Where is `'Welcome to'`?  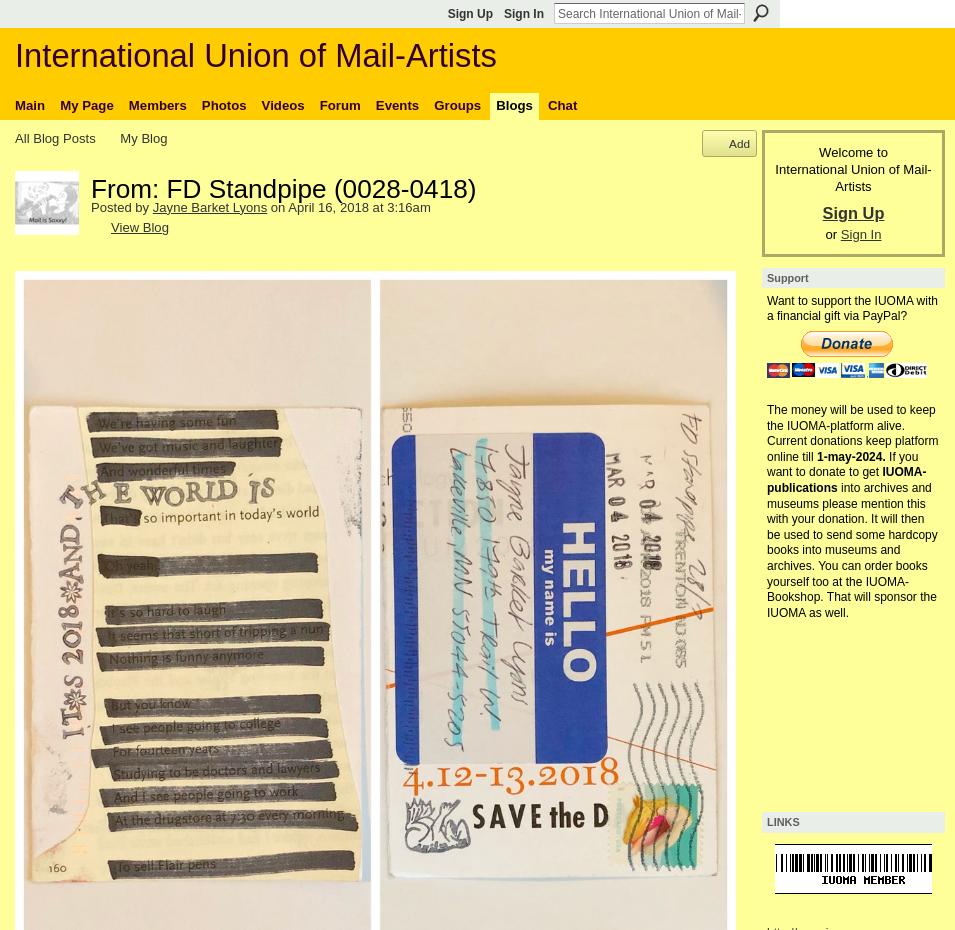 'Welcome to' is located at coordinates (853, 151).